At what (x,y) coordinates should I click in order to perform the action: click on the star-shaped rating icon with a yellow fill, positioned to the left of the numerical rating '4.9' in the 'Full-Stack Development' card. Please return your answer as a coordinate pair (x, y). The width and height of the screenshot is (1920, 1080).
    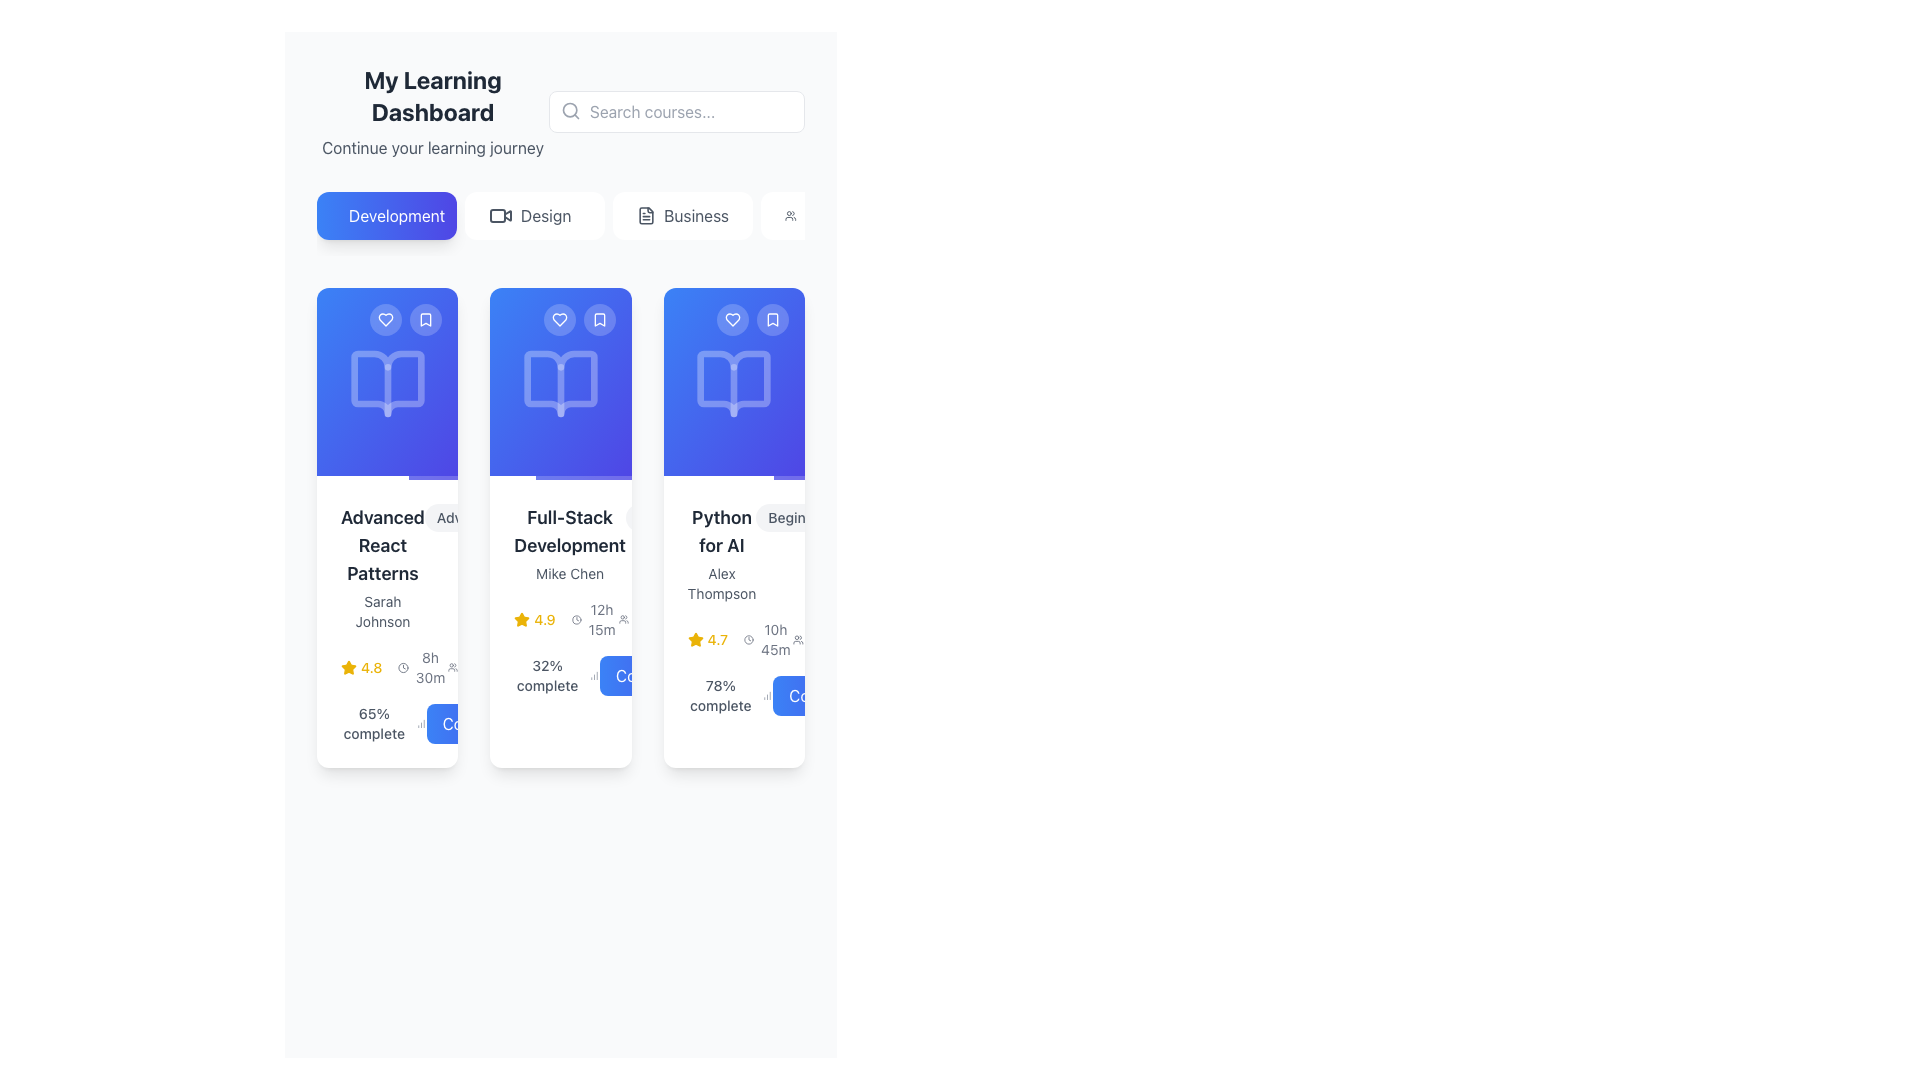
    Looking at the image, I should click on (522, 619).